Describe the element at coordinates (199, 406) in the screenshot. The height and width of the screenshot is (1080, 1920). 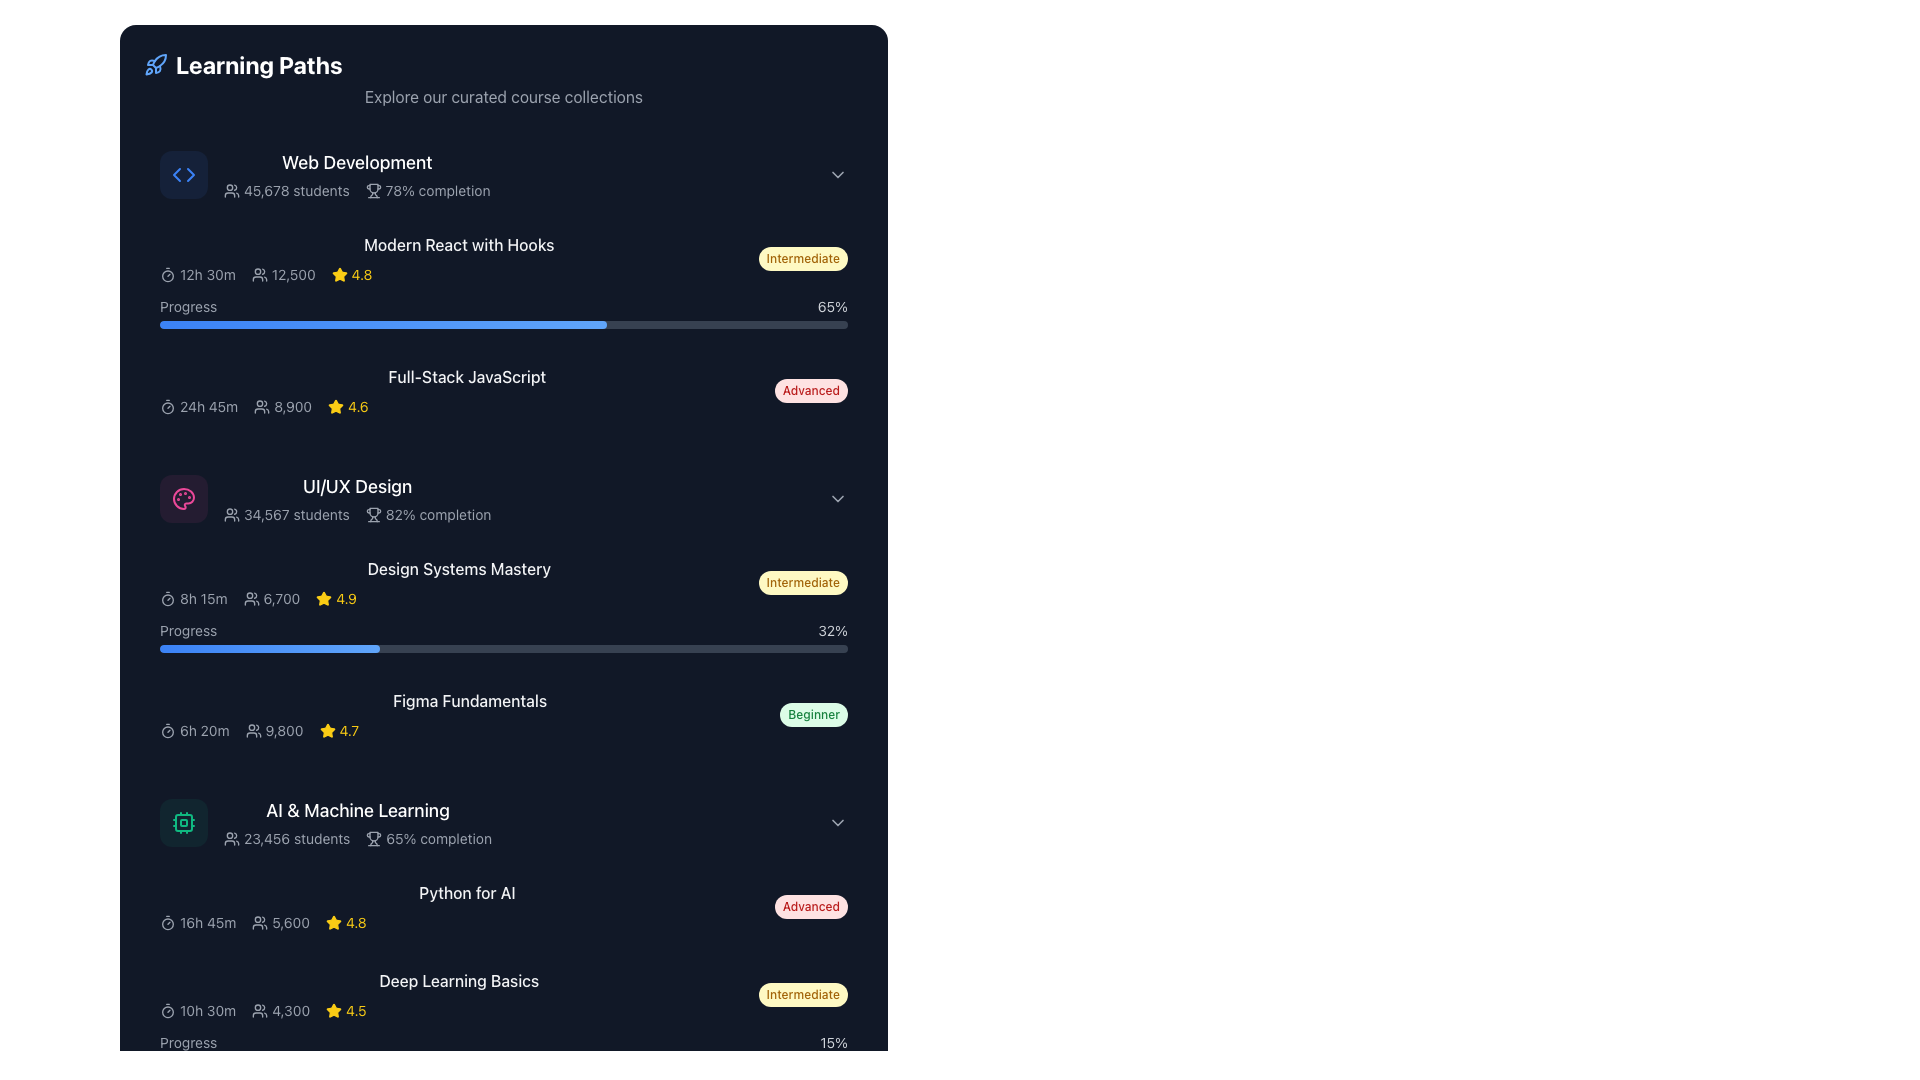
I see `the static text display that provides estimated time for course completion for the 'Full-Stack JavaScript' course, located to the left of user ratings` at that location.